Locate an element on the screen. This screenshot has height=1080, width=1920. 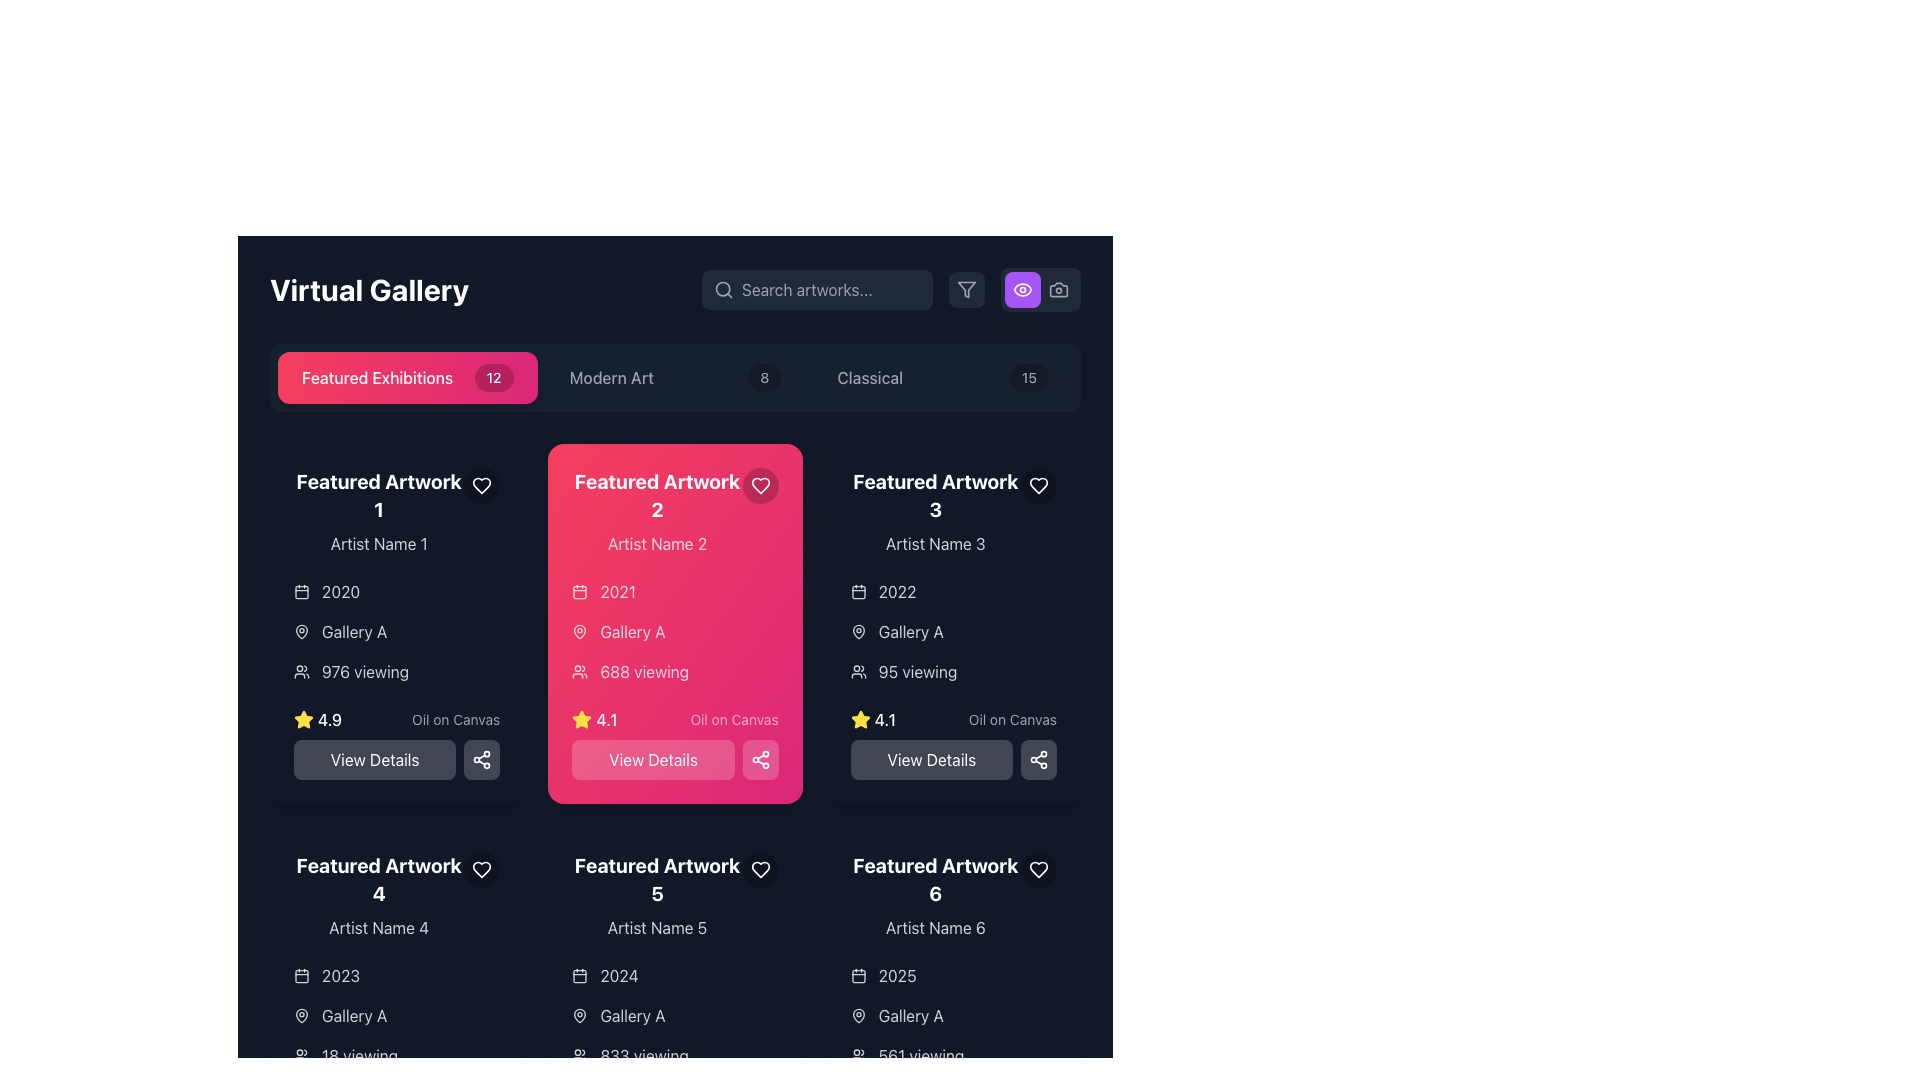
the map pin icon located to the left of the text 'Gallery A', which is the first element in its group is located at coordinates (858, 632).